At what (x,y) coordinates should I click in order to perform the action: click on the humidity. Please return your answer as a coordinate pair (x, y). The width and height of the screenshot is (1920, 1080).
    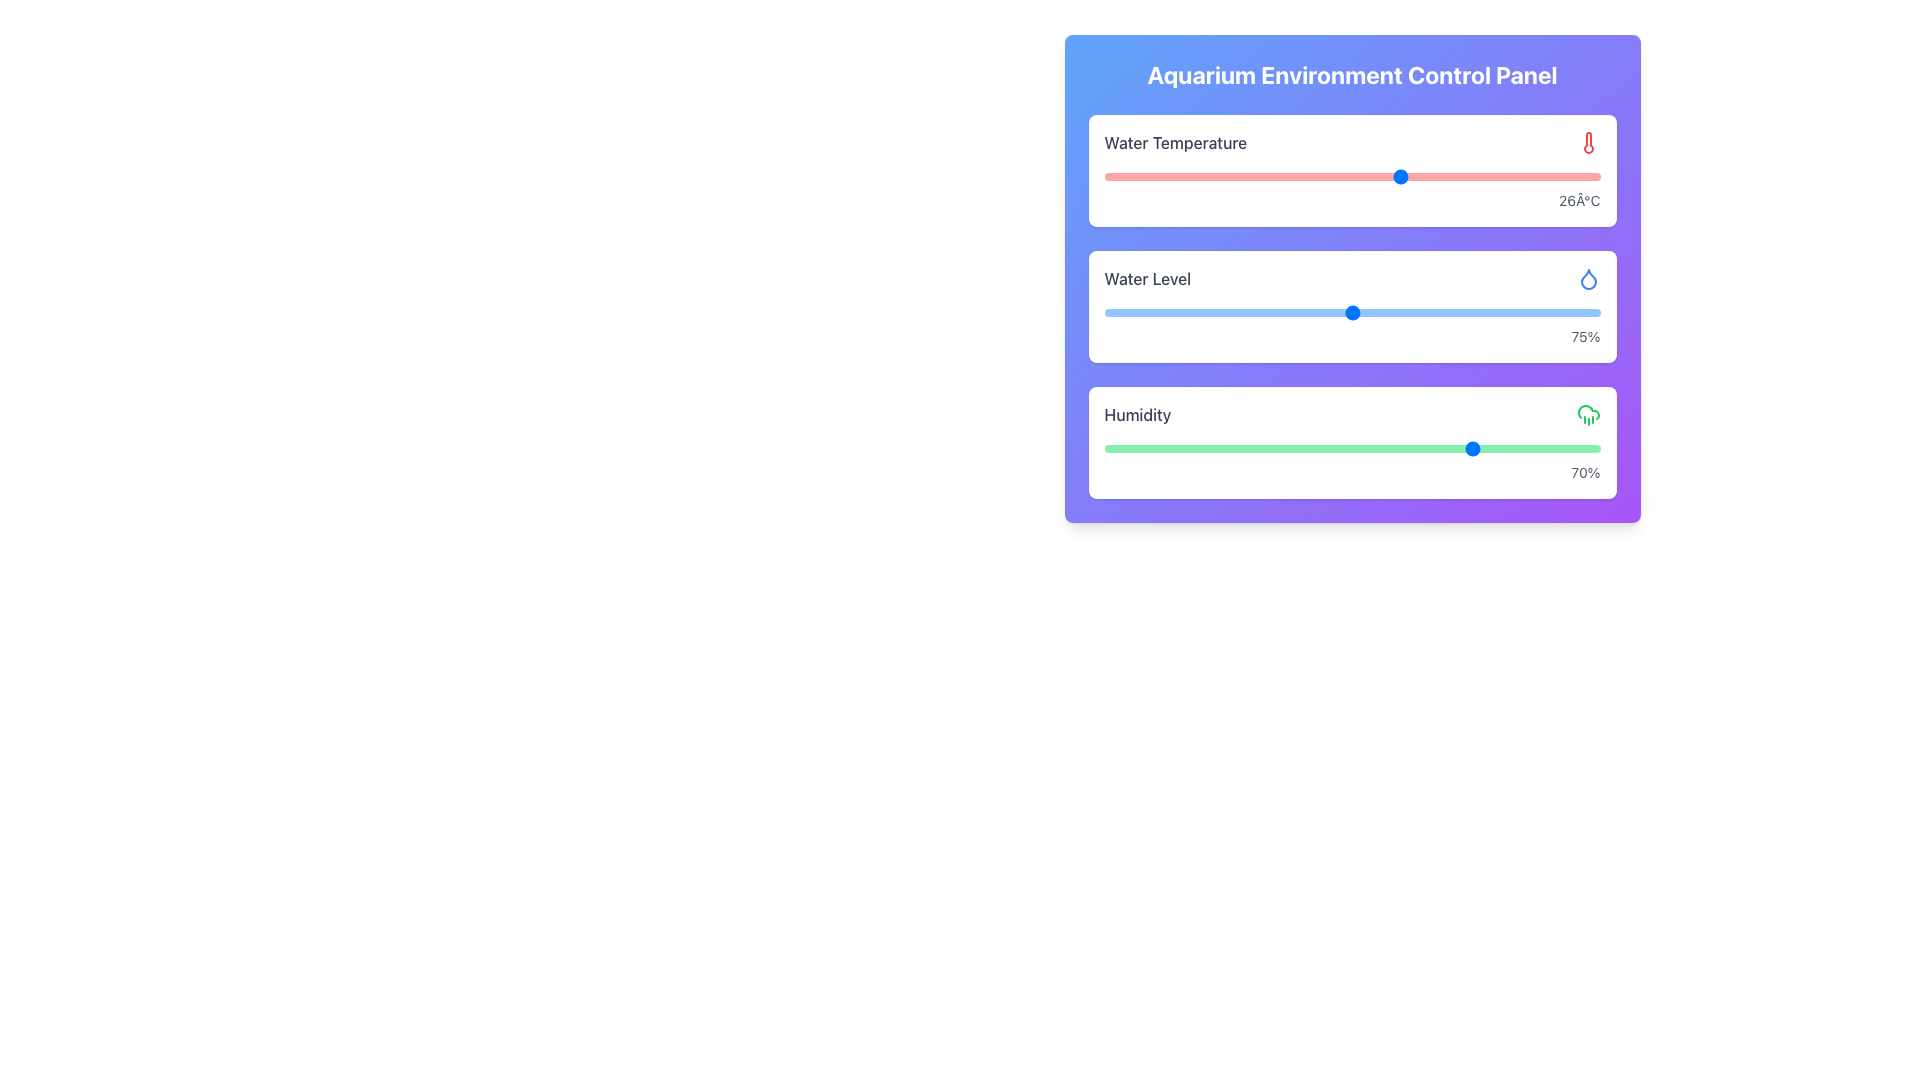
    Looking at the image, I should click on (1166, 447).